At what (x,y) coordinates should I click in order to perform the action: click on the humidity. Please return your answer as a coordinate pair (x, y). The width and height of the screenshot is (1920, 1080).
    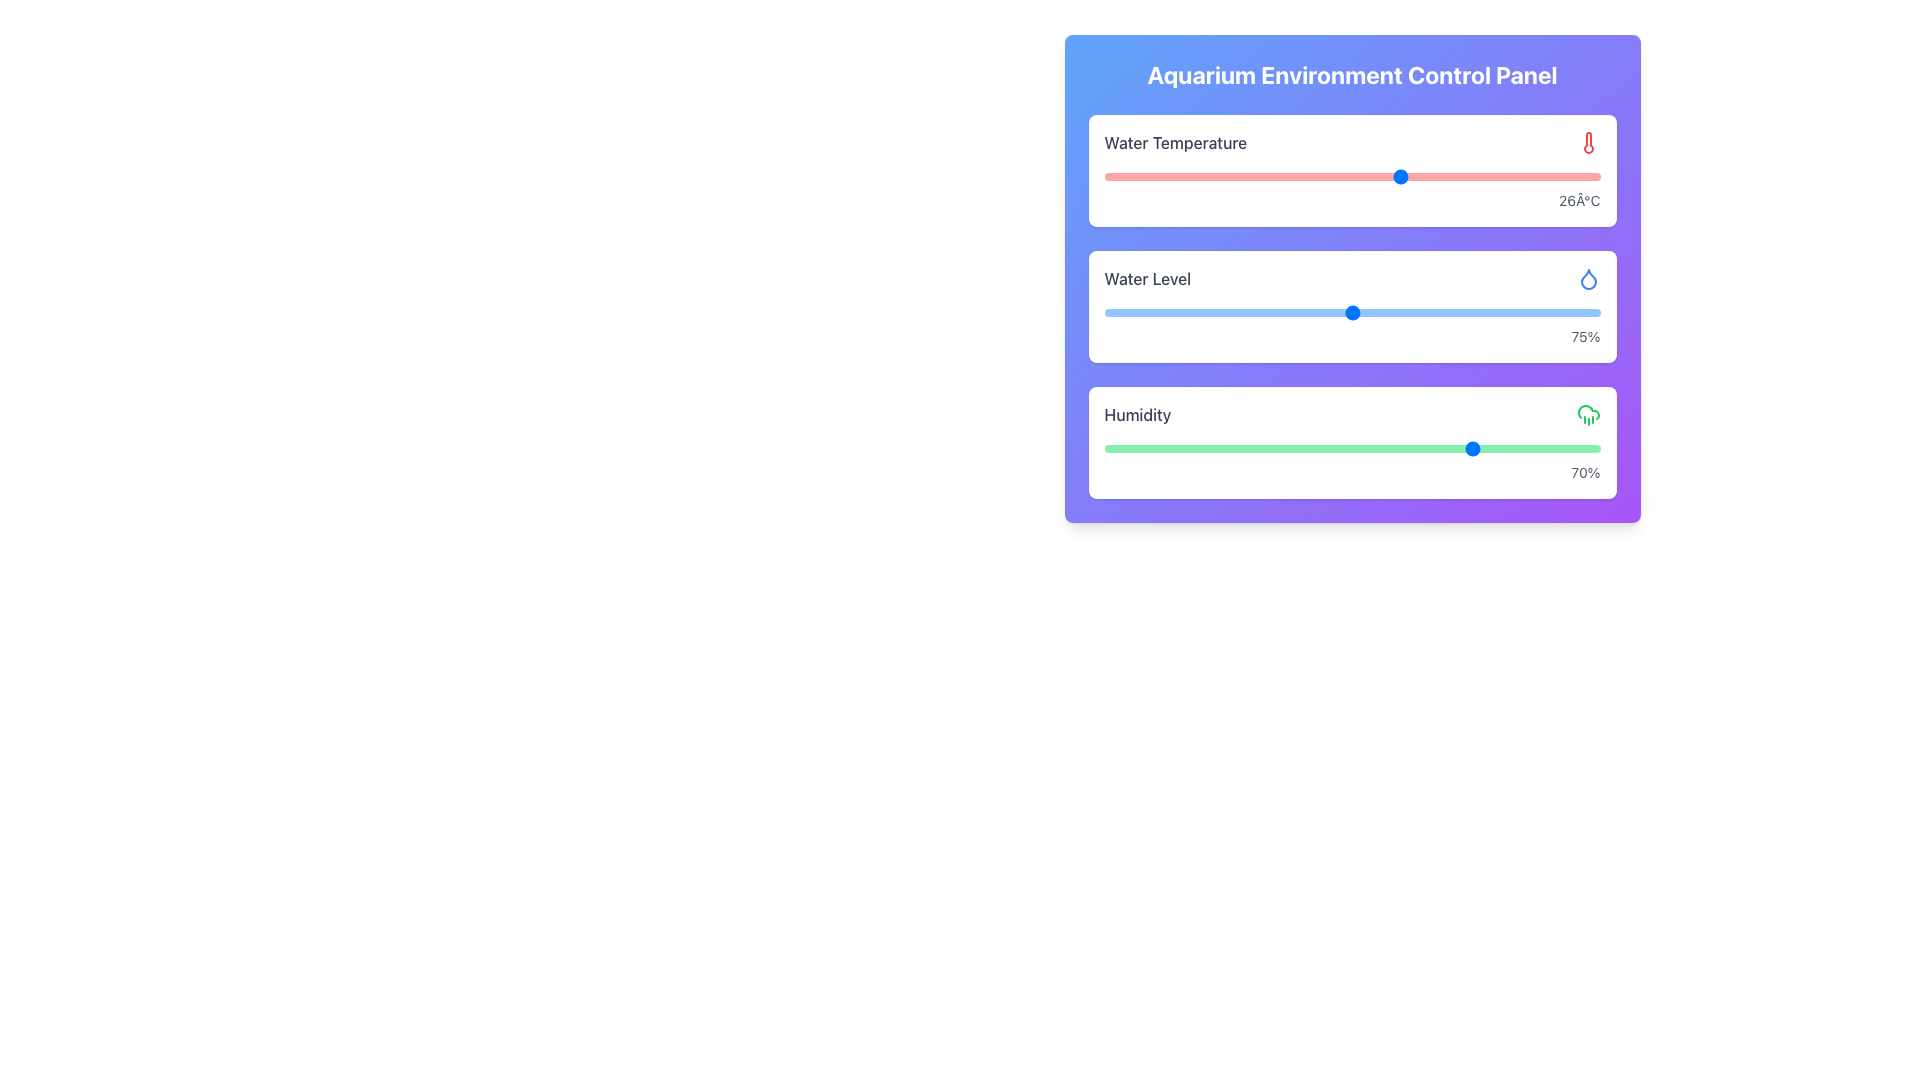
    Looking at the image, I should click on (1166, 447).